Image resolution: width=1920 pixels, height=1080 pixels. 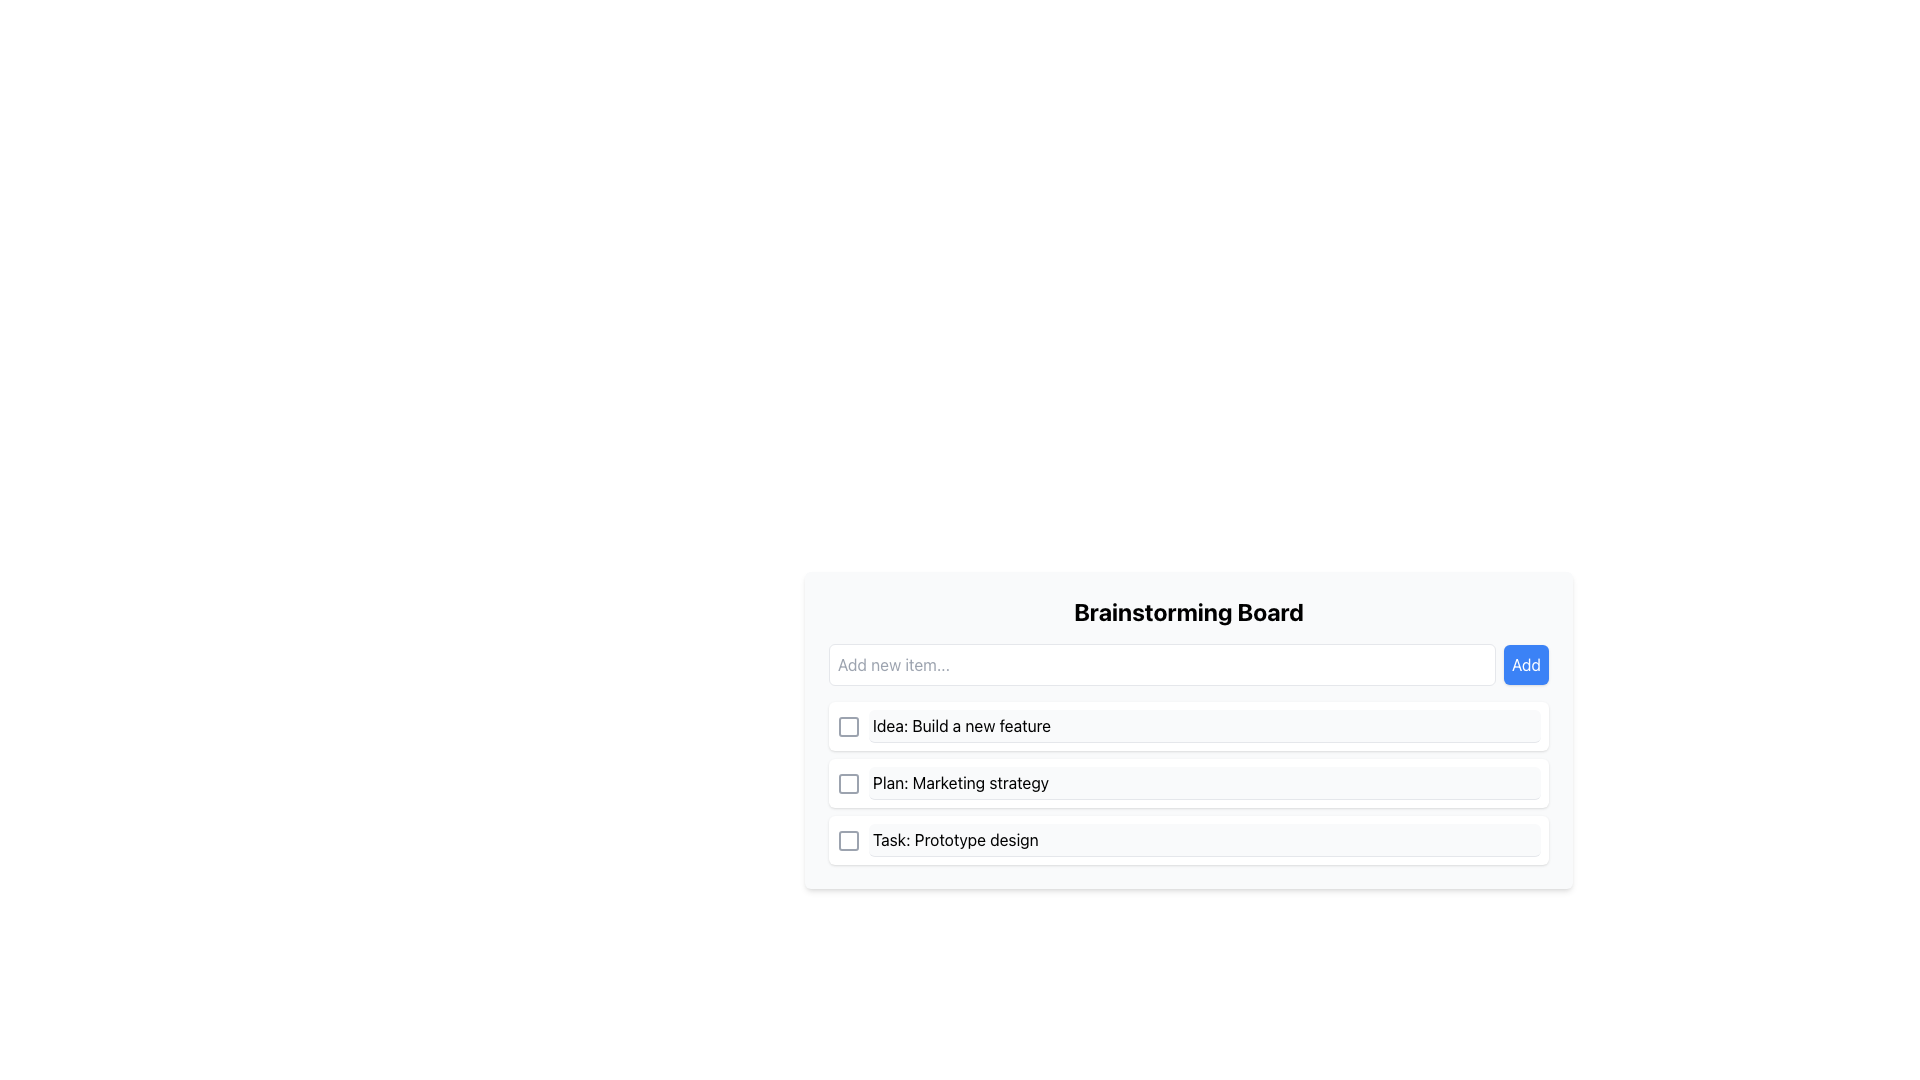 What do you see at coordinates (849, 782) in the screenshot?
I see `the checkbox located to the left of the text field labeled 'Plan: Marketing strategy' in the second row of the list under 'Brainstorming Board'` at bounding box center [849, 782].